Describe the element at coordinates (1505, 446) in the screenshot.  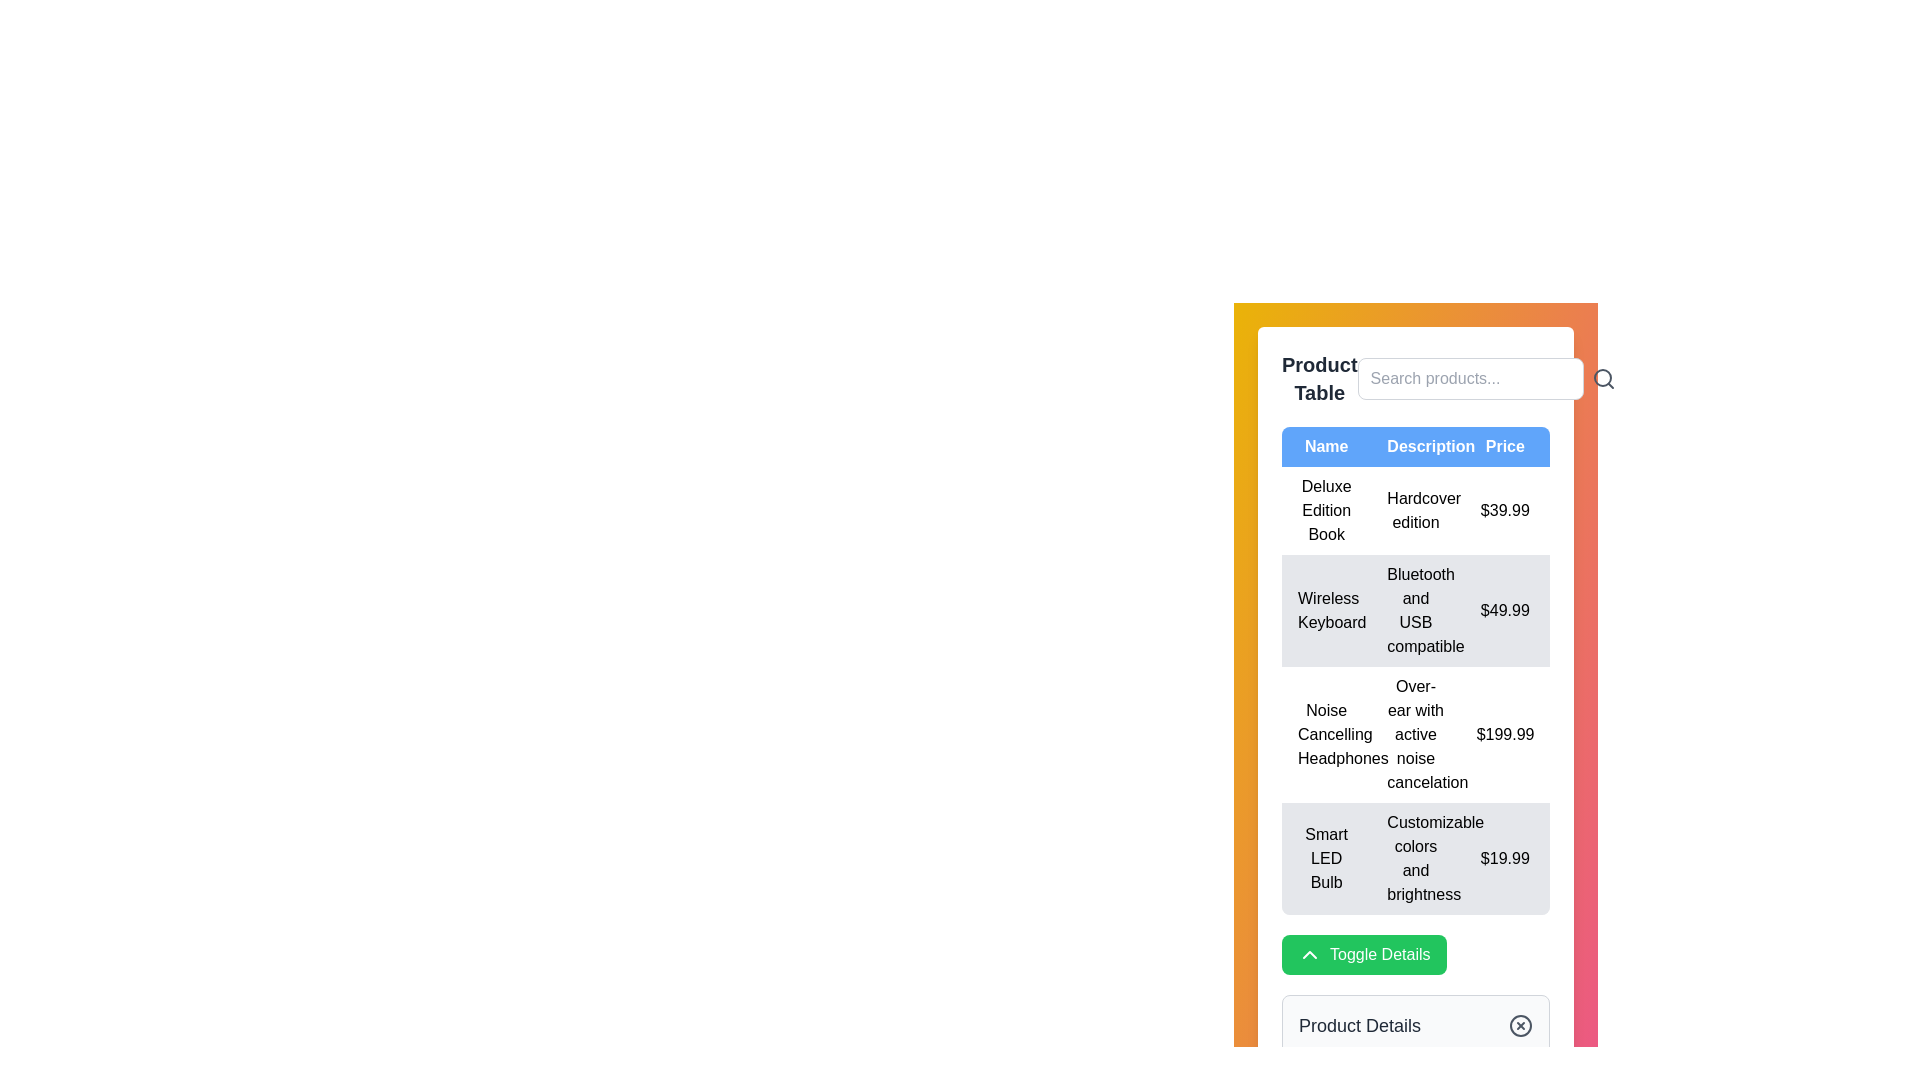
I see `the 'Price' static text label, which is the third column header in a table layout, visually represented as a rectangular blue button with white text` at that location.